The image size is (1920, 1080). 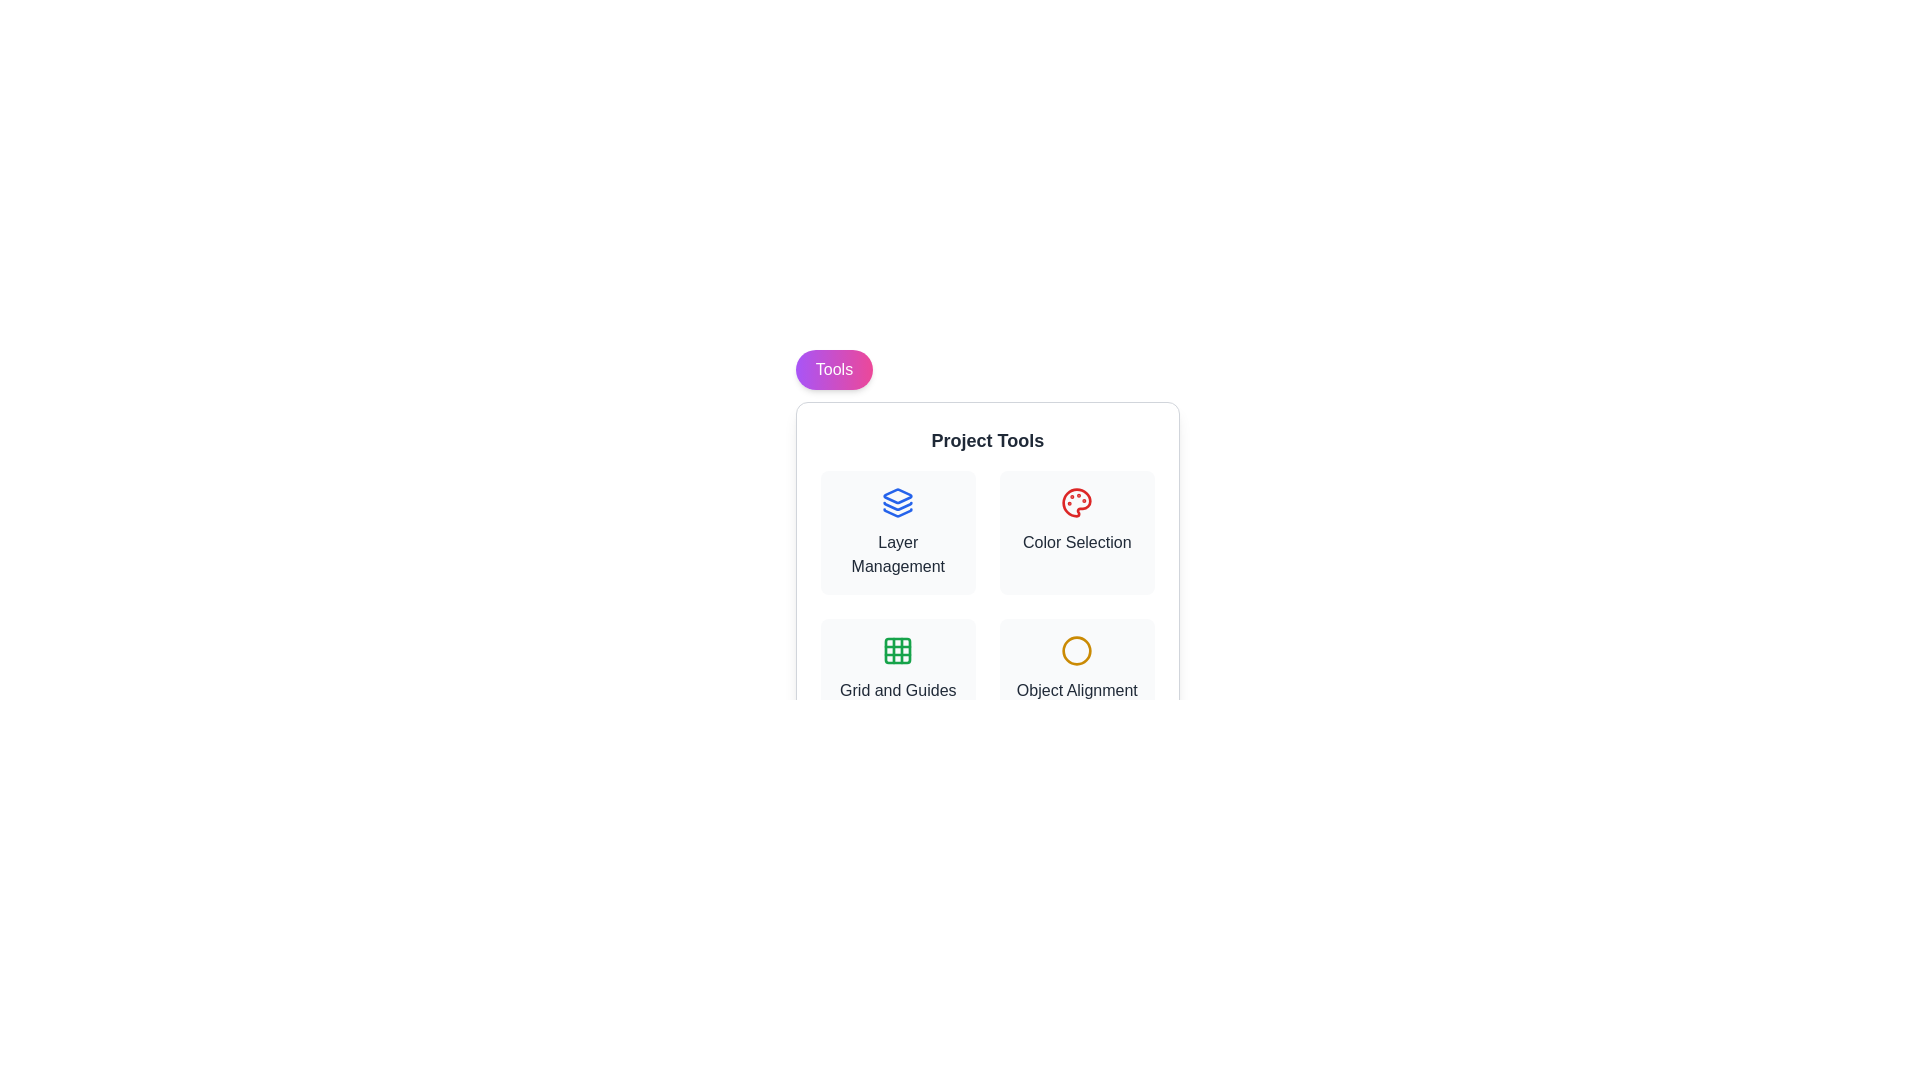 What do you see at coordinates (1076, 501) in the screenshot?
I see `the painter's palette icon, which is red and located in the upper-right quadrant of the 'Color Selection' card` at bounding box center [1076, 501].